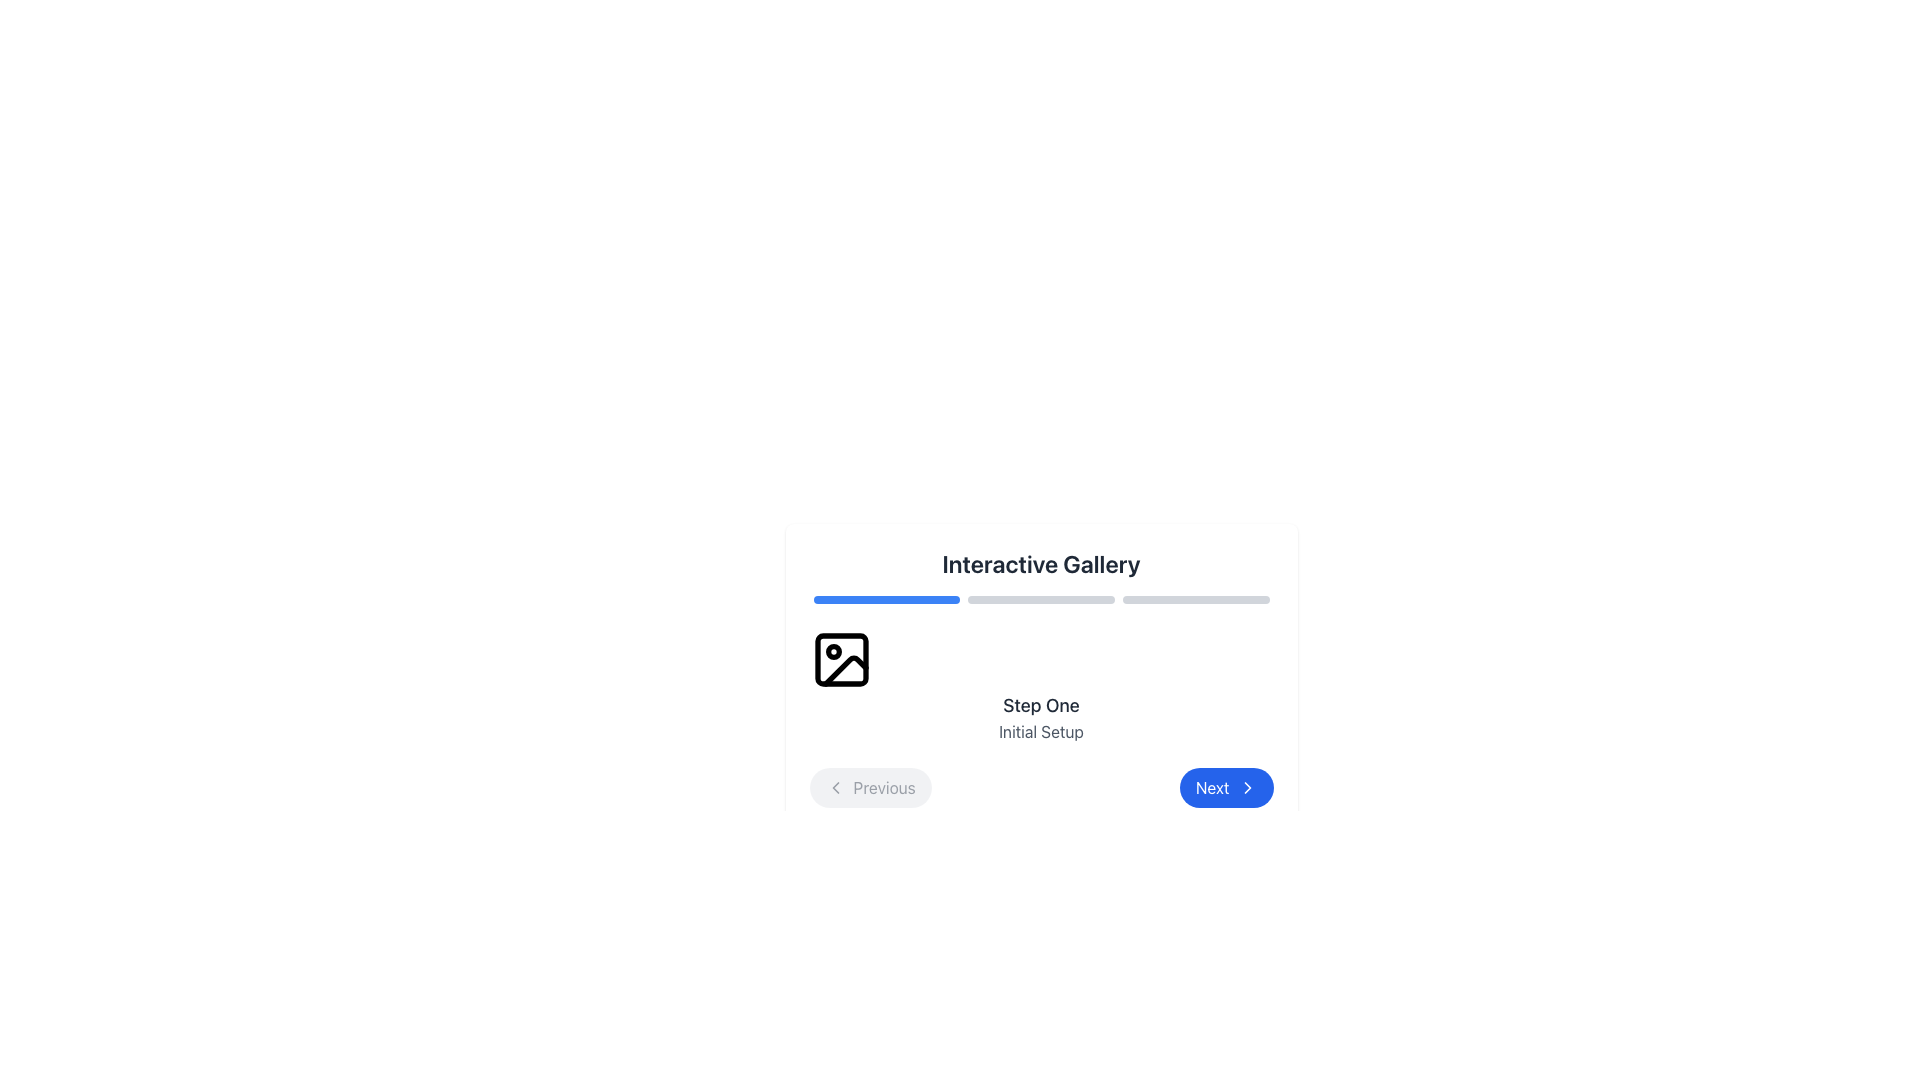 The height and width of the screenshot is (1080, 1920). What do you see at coordinates (1246, 786) in the screenshot?
I see `the rightward-pointing chevron icon located inside the circular blue button labeled 'Next' at the bottom-right corner of the main content area for informational purposes` at bounding box center [1246, 786].